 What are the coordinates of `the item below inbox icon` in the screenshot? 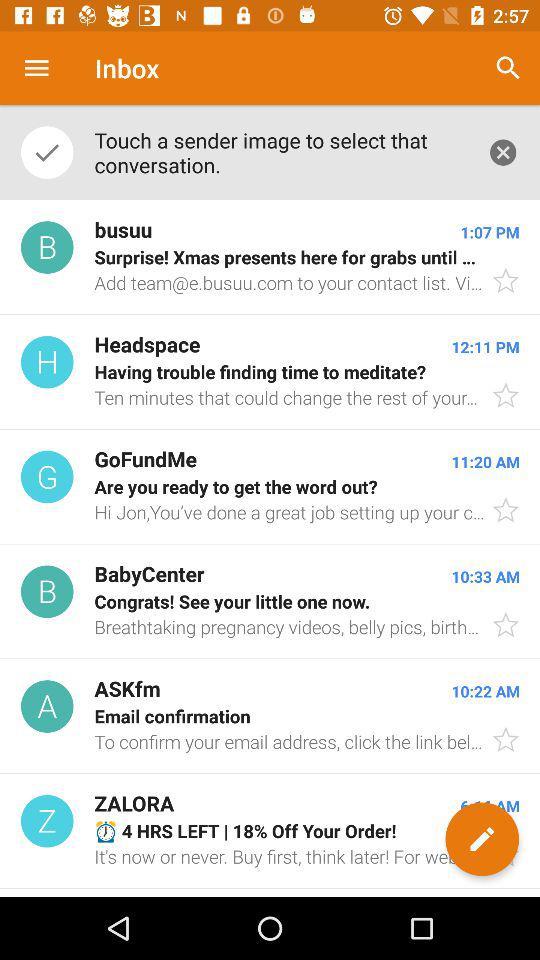 It's located at (279, 151).